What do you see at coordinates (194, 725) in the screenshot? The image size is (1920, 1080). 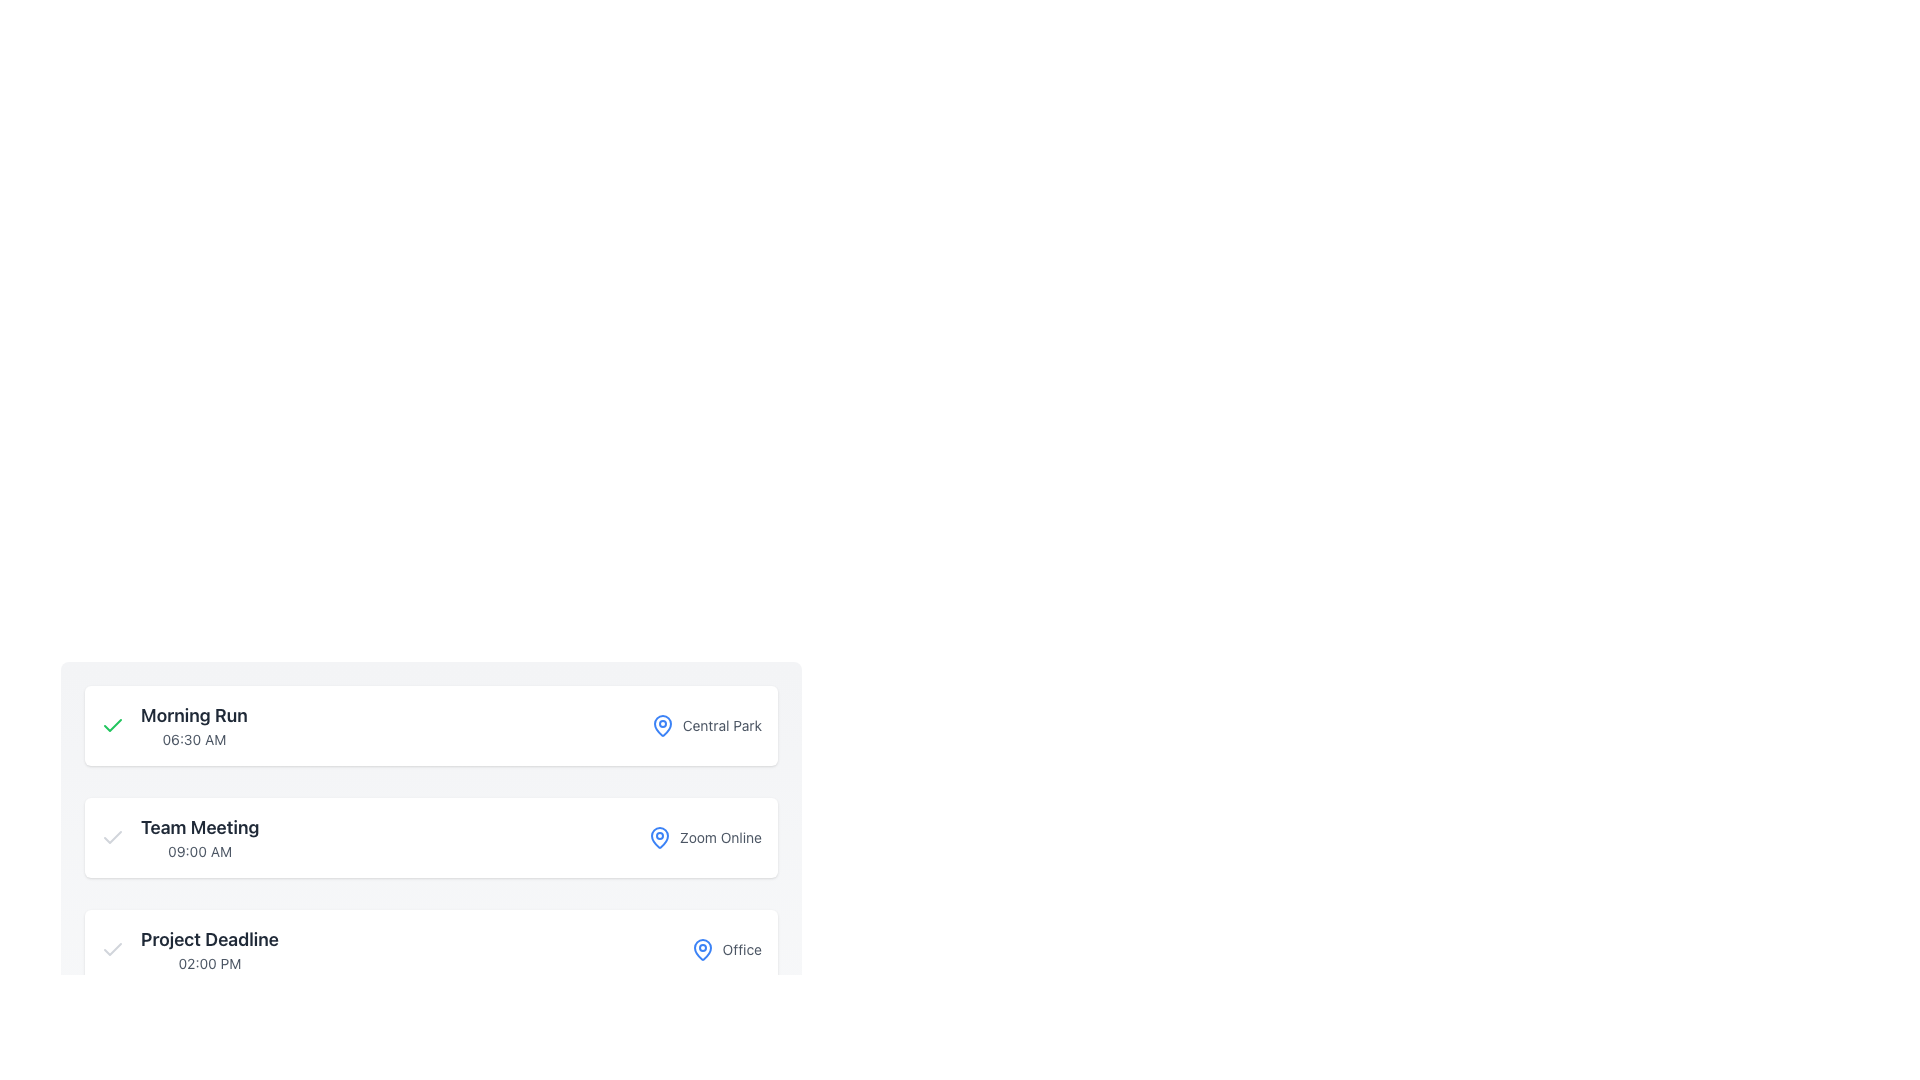 I see `the Text block that indicates the name and scheduled time of the event, positioned in the first row of the list to the right of the checkmark icon` at bounding box center [194, 725].